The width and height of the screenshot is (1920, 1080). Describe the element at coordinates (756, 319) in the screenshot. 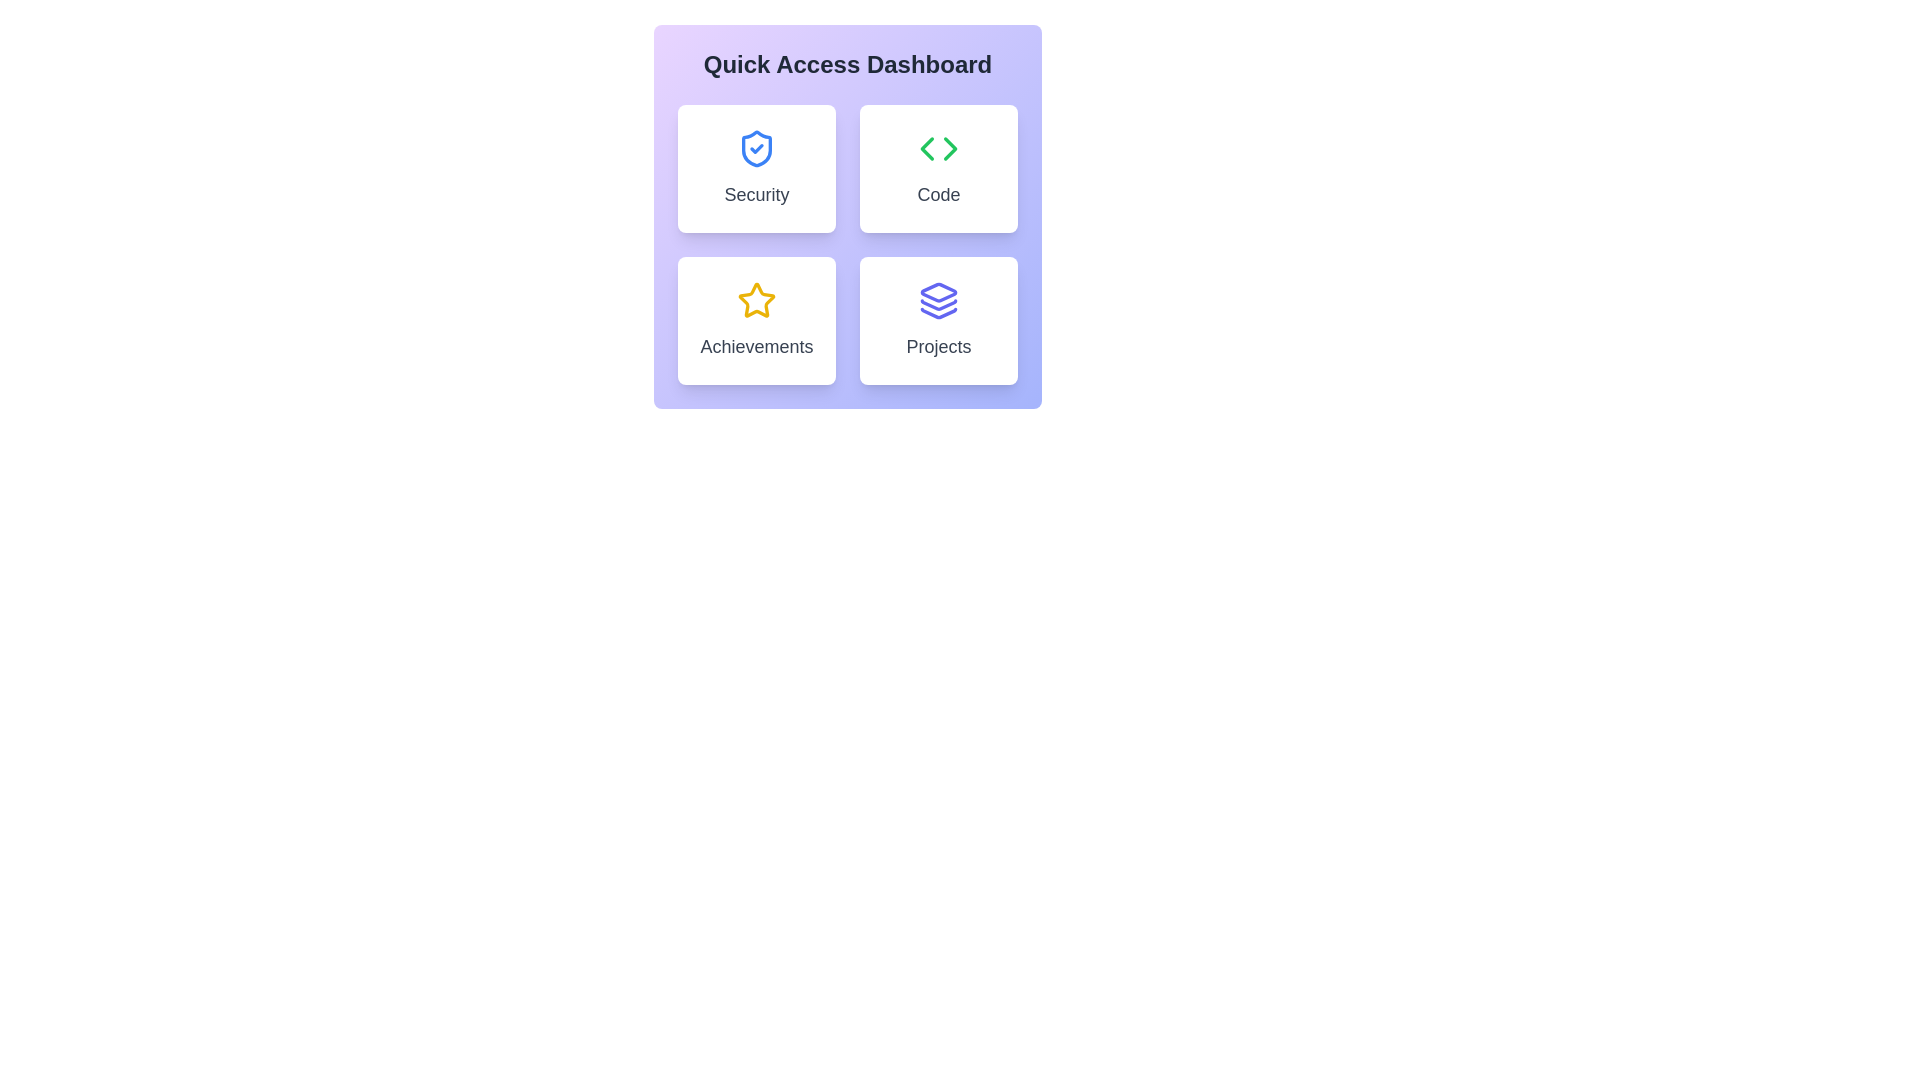

I see `the Card component located` at that location.